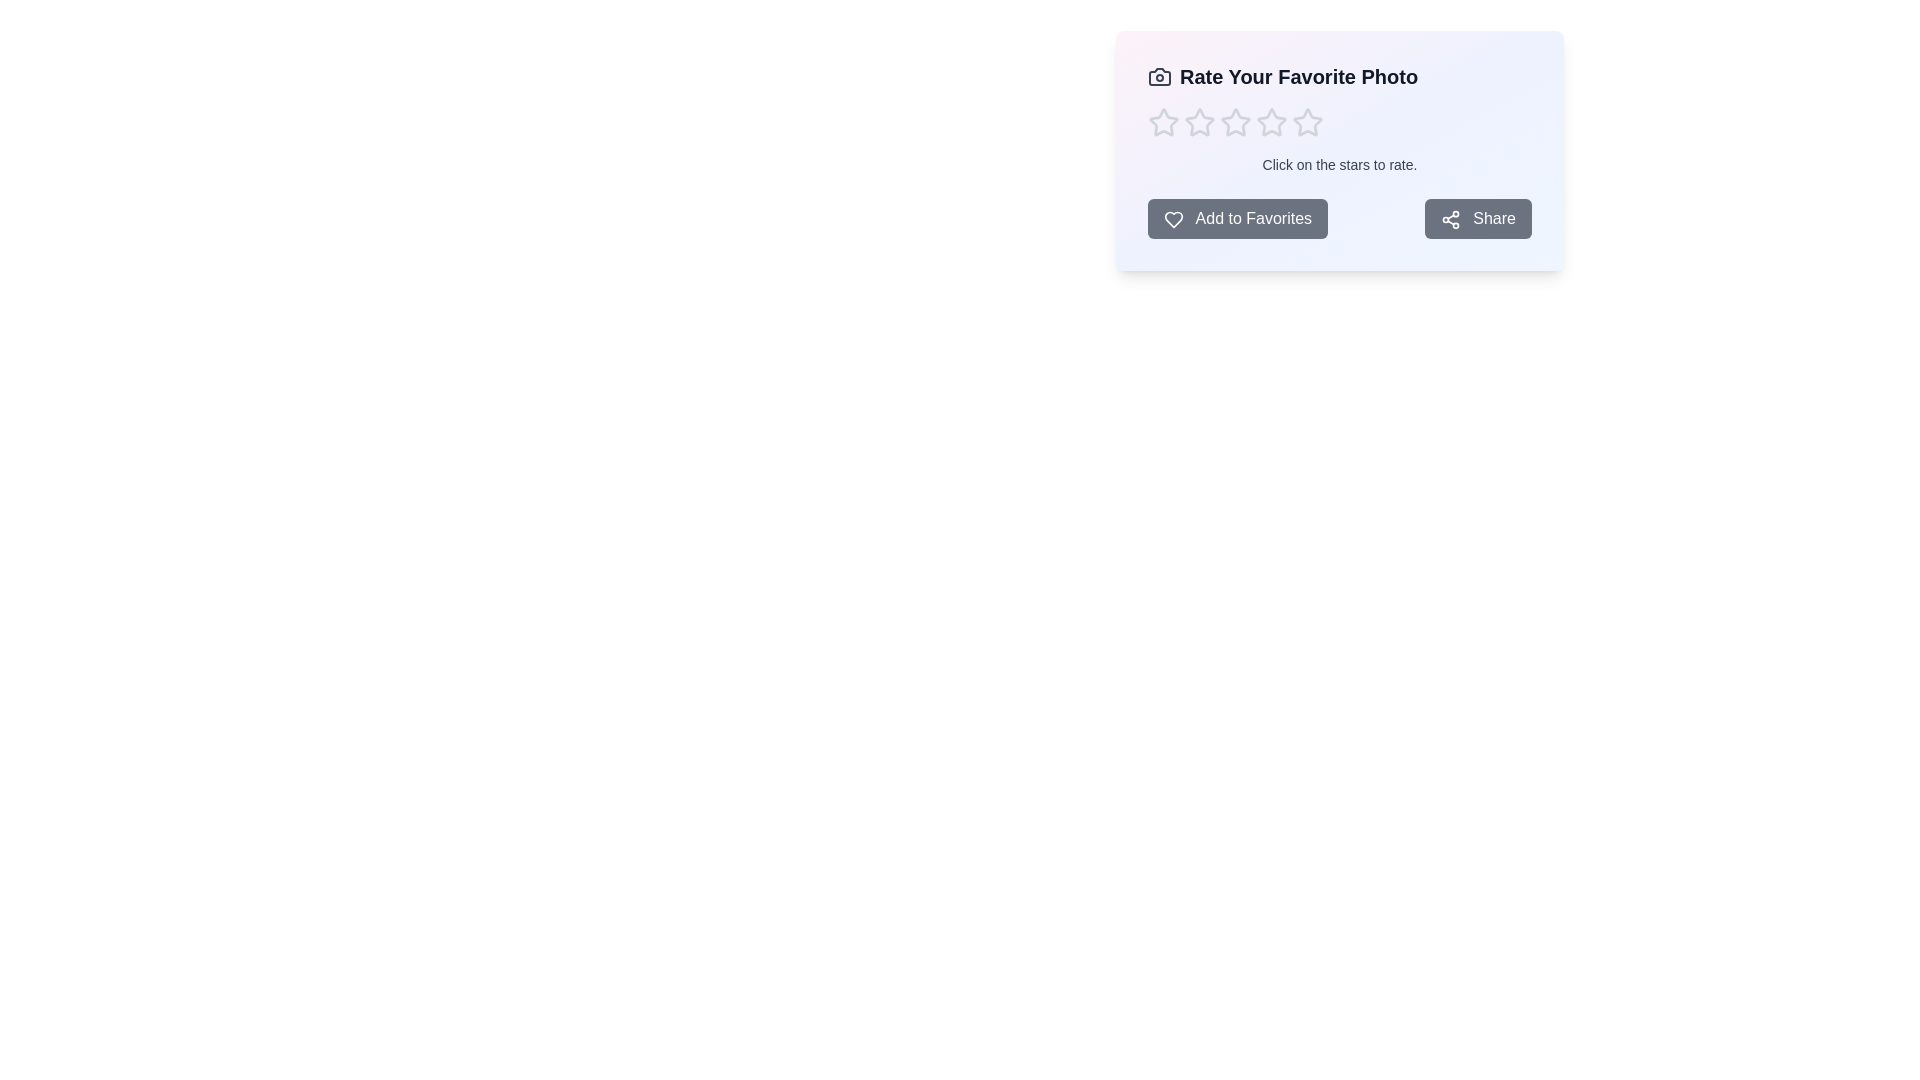  What do you see at coordinates (1339, 123) in the screenshot?
I see `the star in the Rating component located beneath 'Rate Your Favorite Photo'` at bounding box center [1339, 123].